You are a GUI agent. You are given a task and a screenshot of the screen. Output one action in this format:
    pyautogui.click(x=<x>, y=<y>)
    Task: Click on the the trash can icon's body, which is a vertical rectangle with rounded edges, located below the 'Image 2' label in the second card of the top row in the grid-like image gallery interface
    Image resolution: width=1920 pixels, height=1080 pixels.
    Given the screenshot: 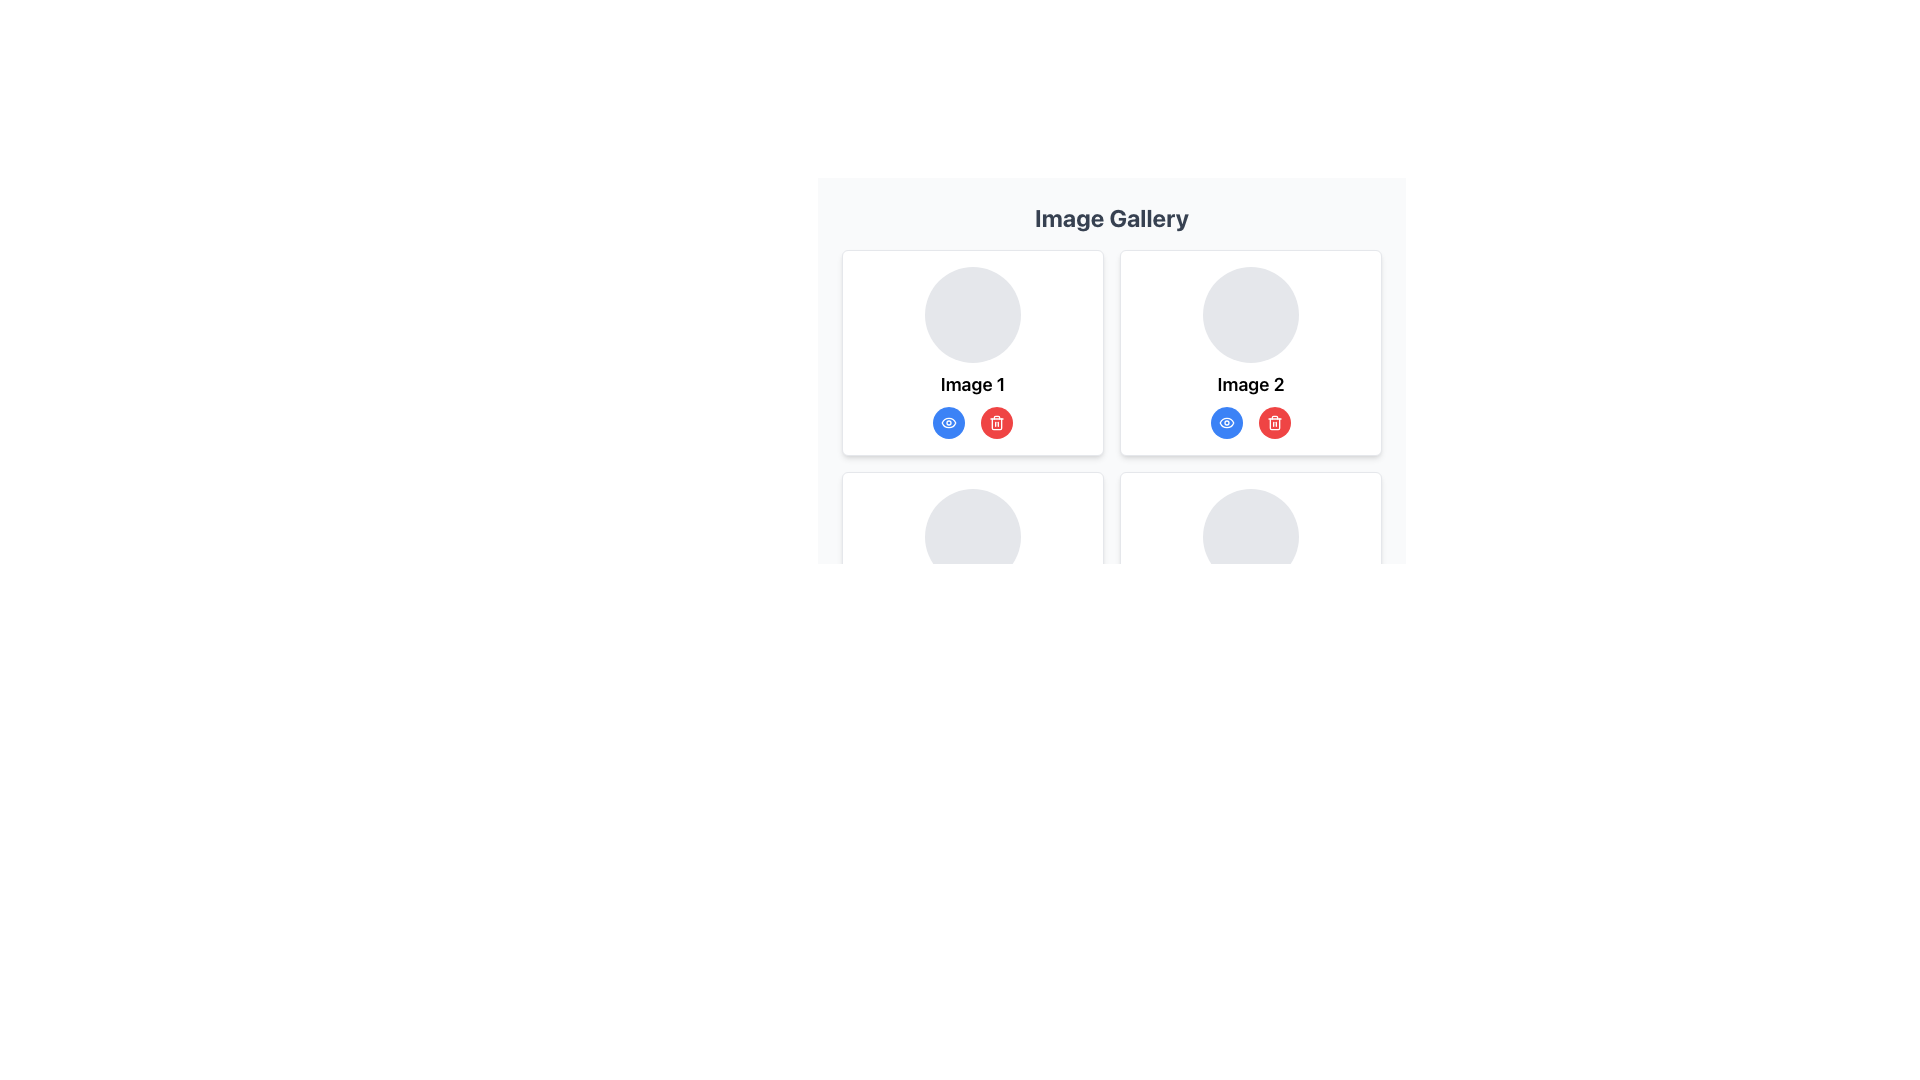 What is the action you would take?
    pyautogui.click(x=1274, y=423)
    